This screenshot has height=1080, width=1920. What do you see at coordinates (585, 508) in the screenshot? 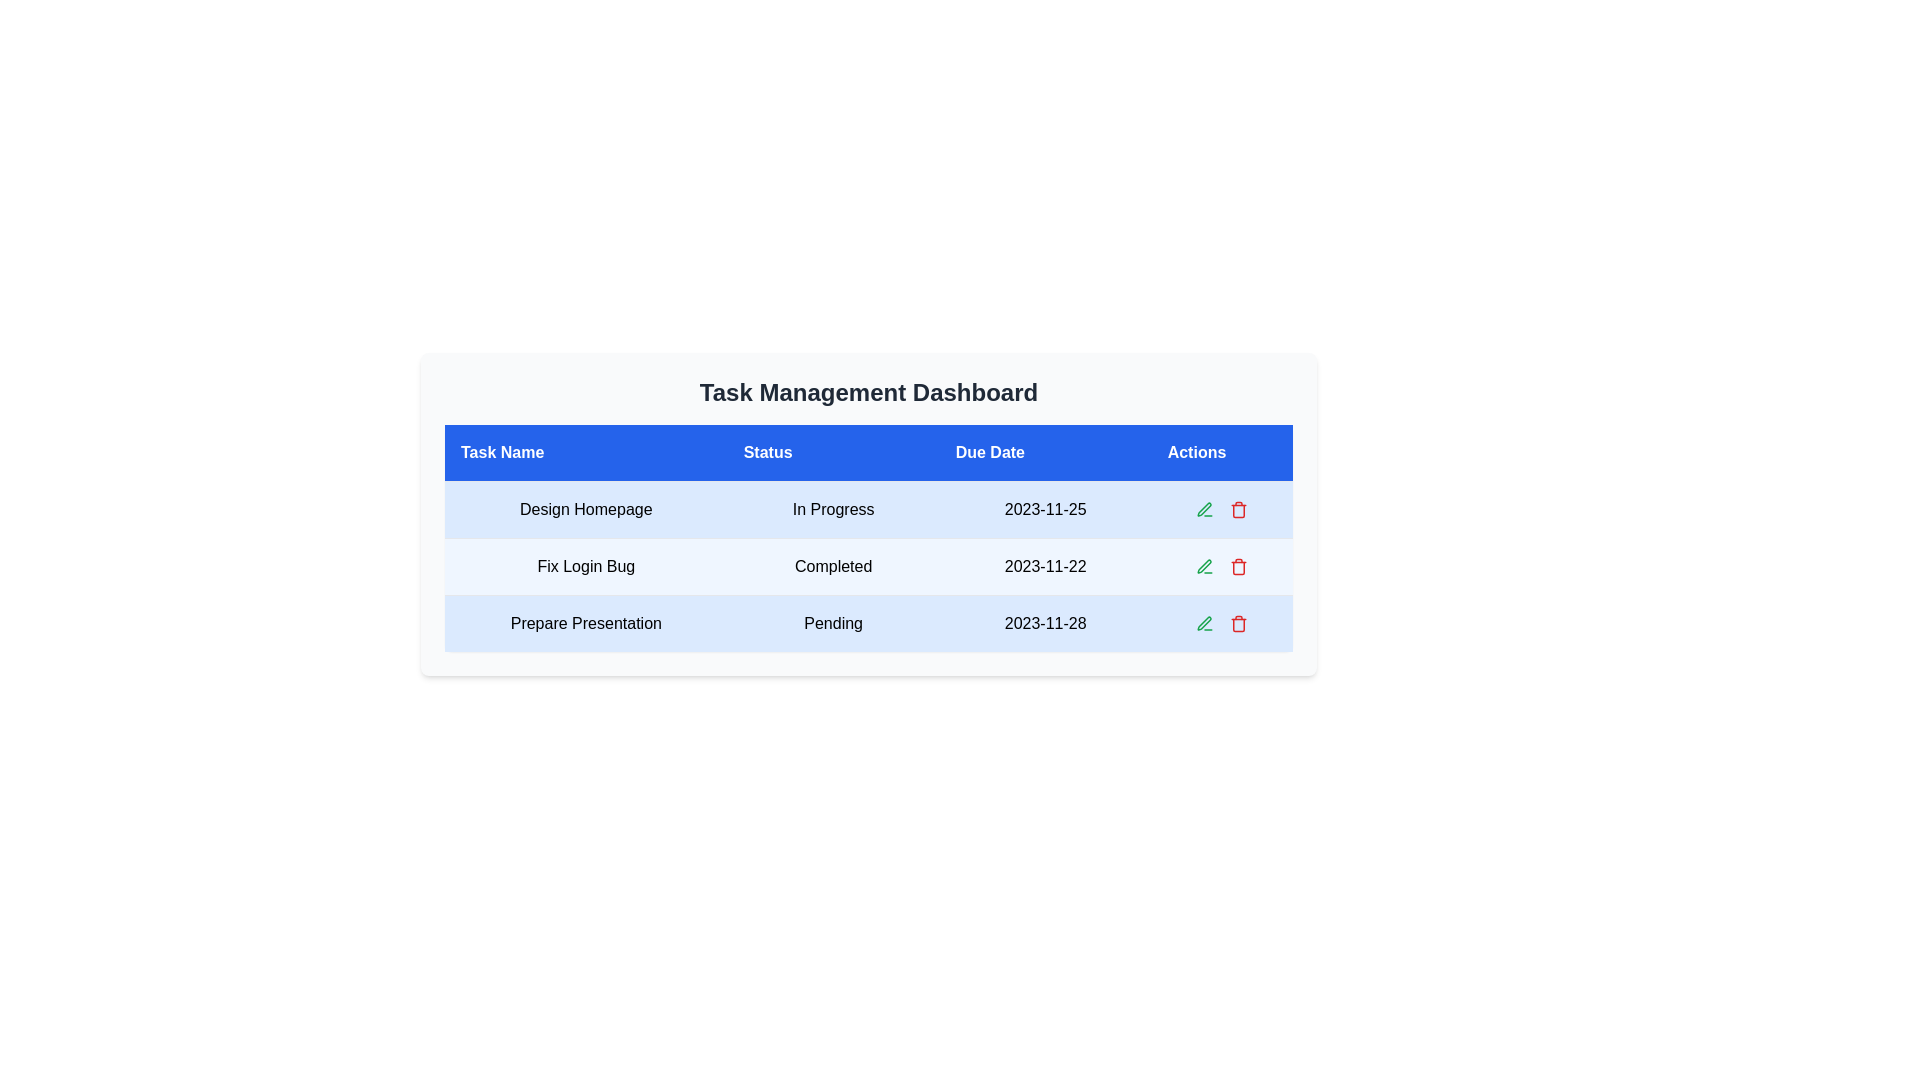
I see `the text label 'Design Homepage' in the first cell of the 'Task Name' column in the 'Task Management Dashboard'` at bounding box center [585, 508].